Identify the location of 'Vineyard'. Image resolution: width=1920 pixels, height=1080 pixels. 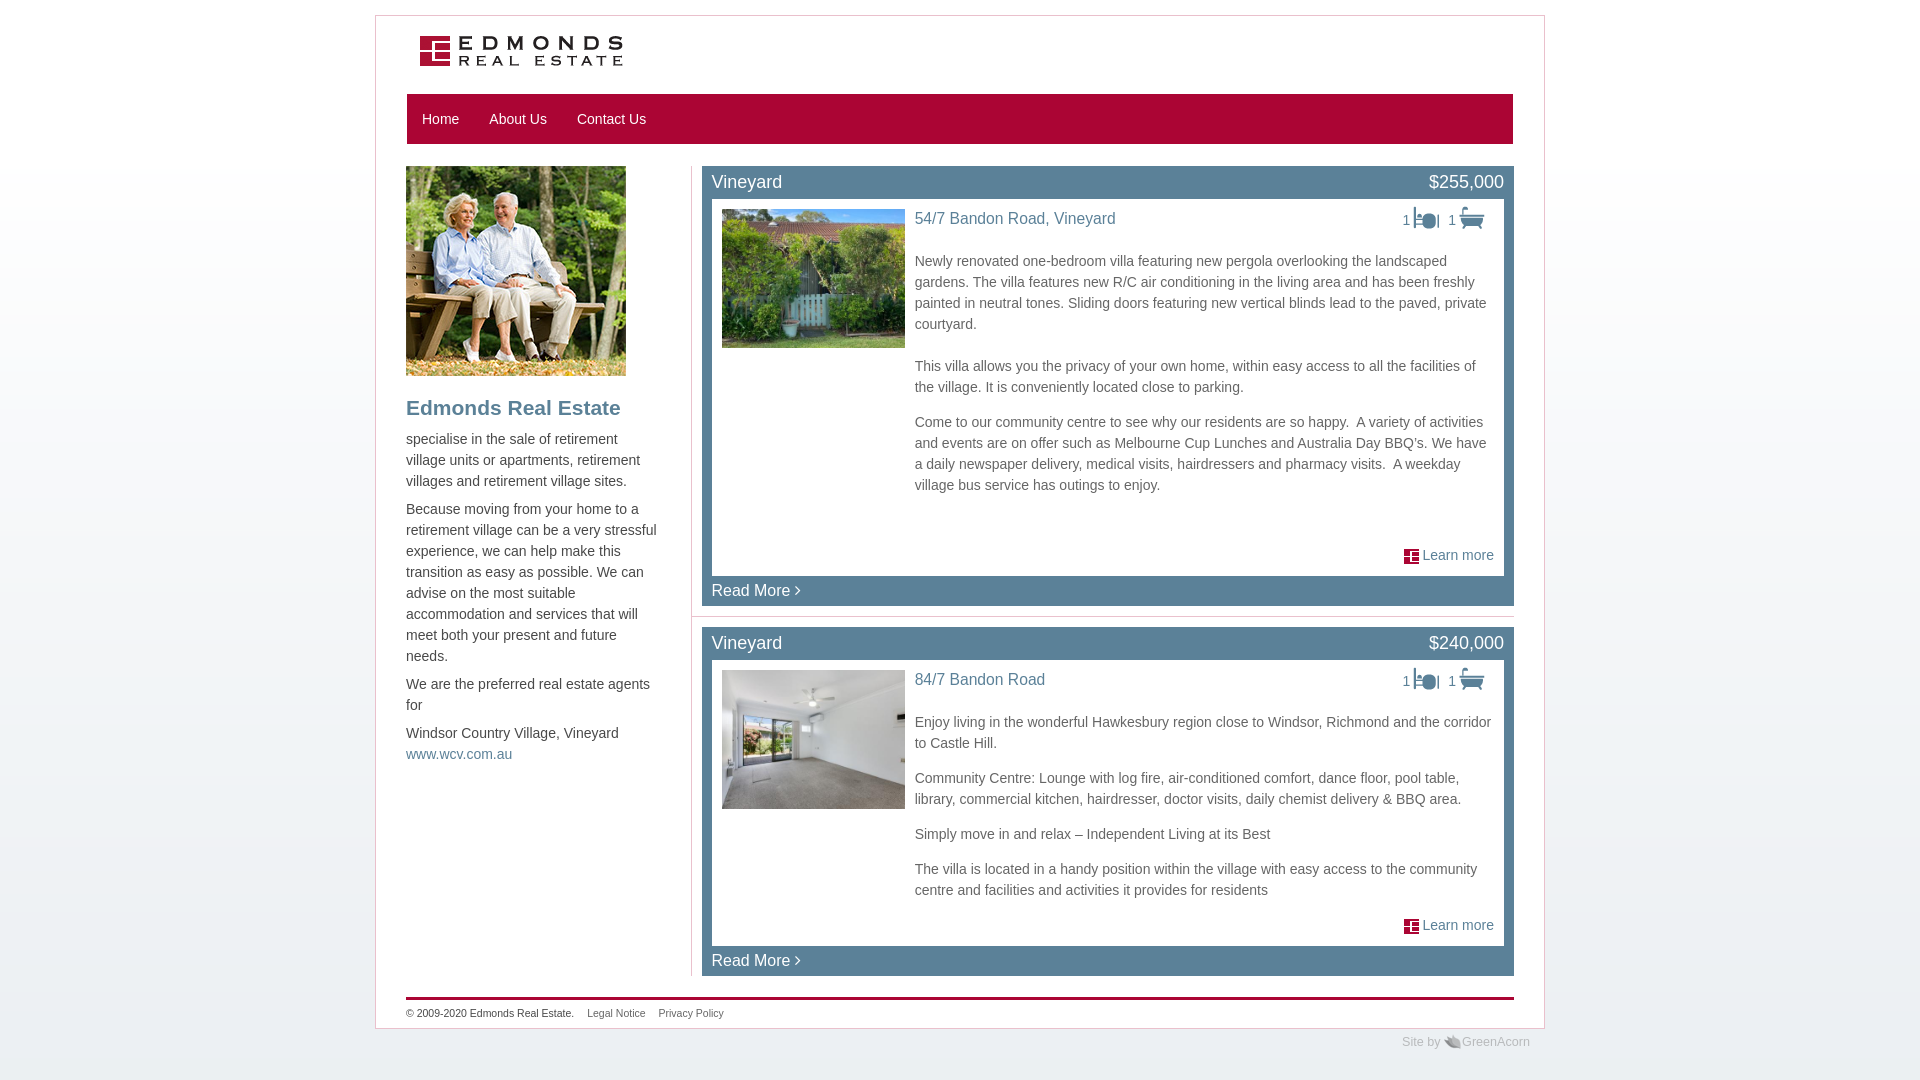
(746, 181).